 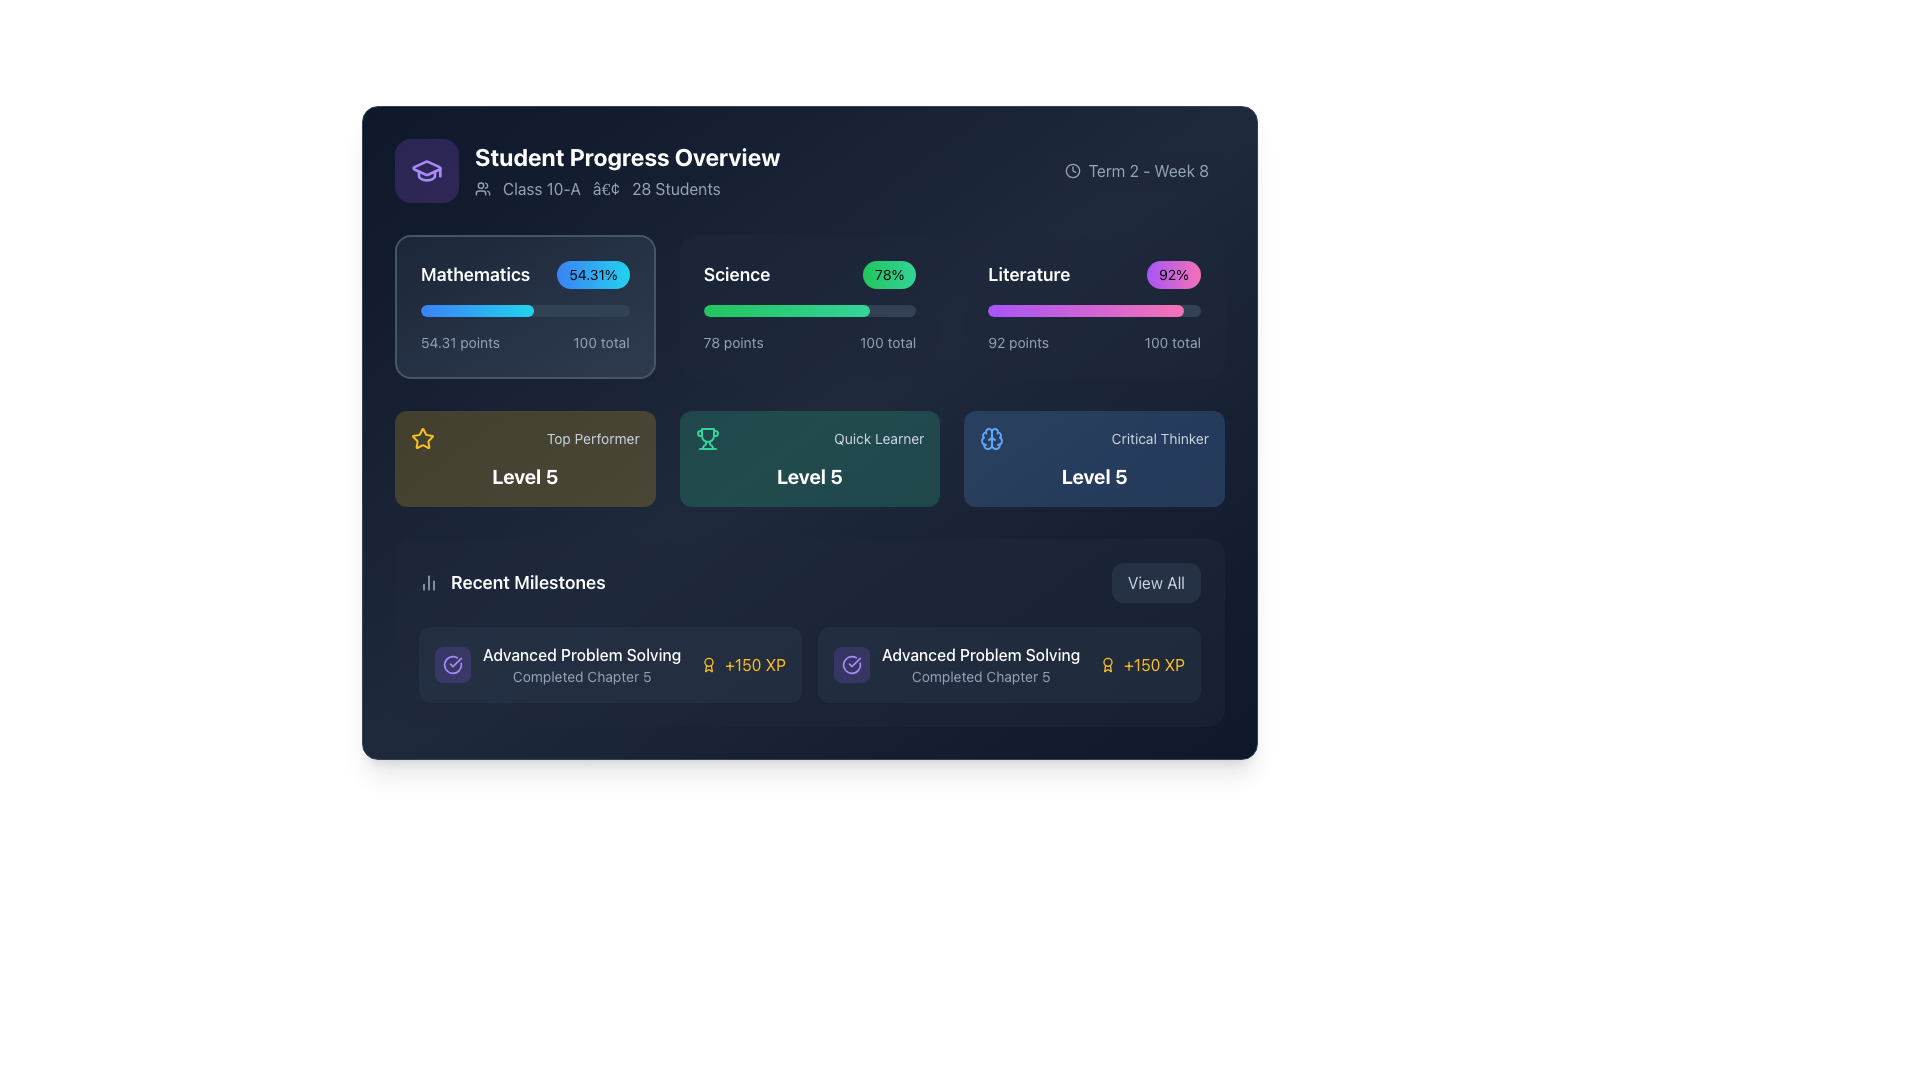 What do you see at coordinates (1142, 664) in the screenshot?
I see `the informational display showing '150 XP points' that is located on the far right of the 'Advanced Problem Solving' row, aligned with the 'Completed Chapter 5' text` at bounding box center [1142, 664].